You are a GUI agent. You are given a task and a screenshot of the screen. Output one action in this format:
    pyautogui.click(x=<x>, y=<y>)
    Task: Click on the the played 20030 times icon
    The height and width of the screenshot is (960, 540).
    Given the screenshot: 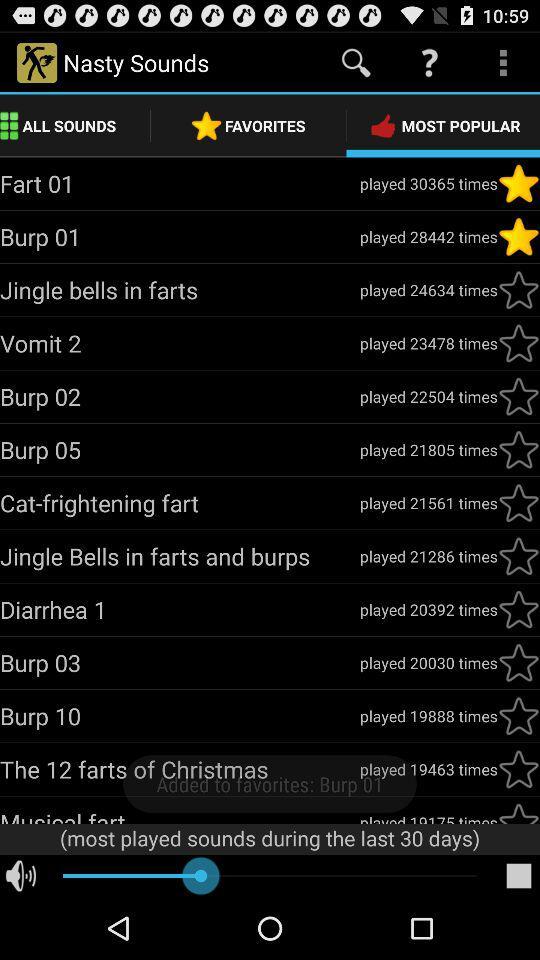 What is the action you would take?
    pyautogui.click(x=427, y=662)
    